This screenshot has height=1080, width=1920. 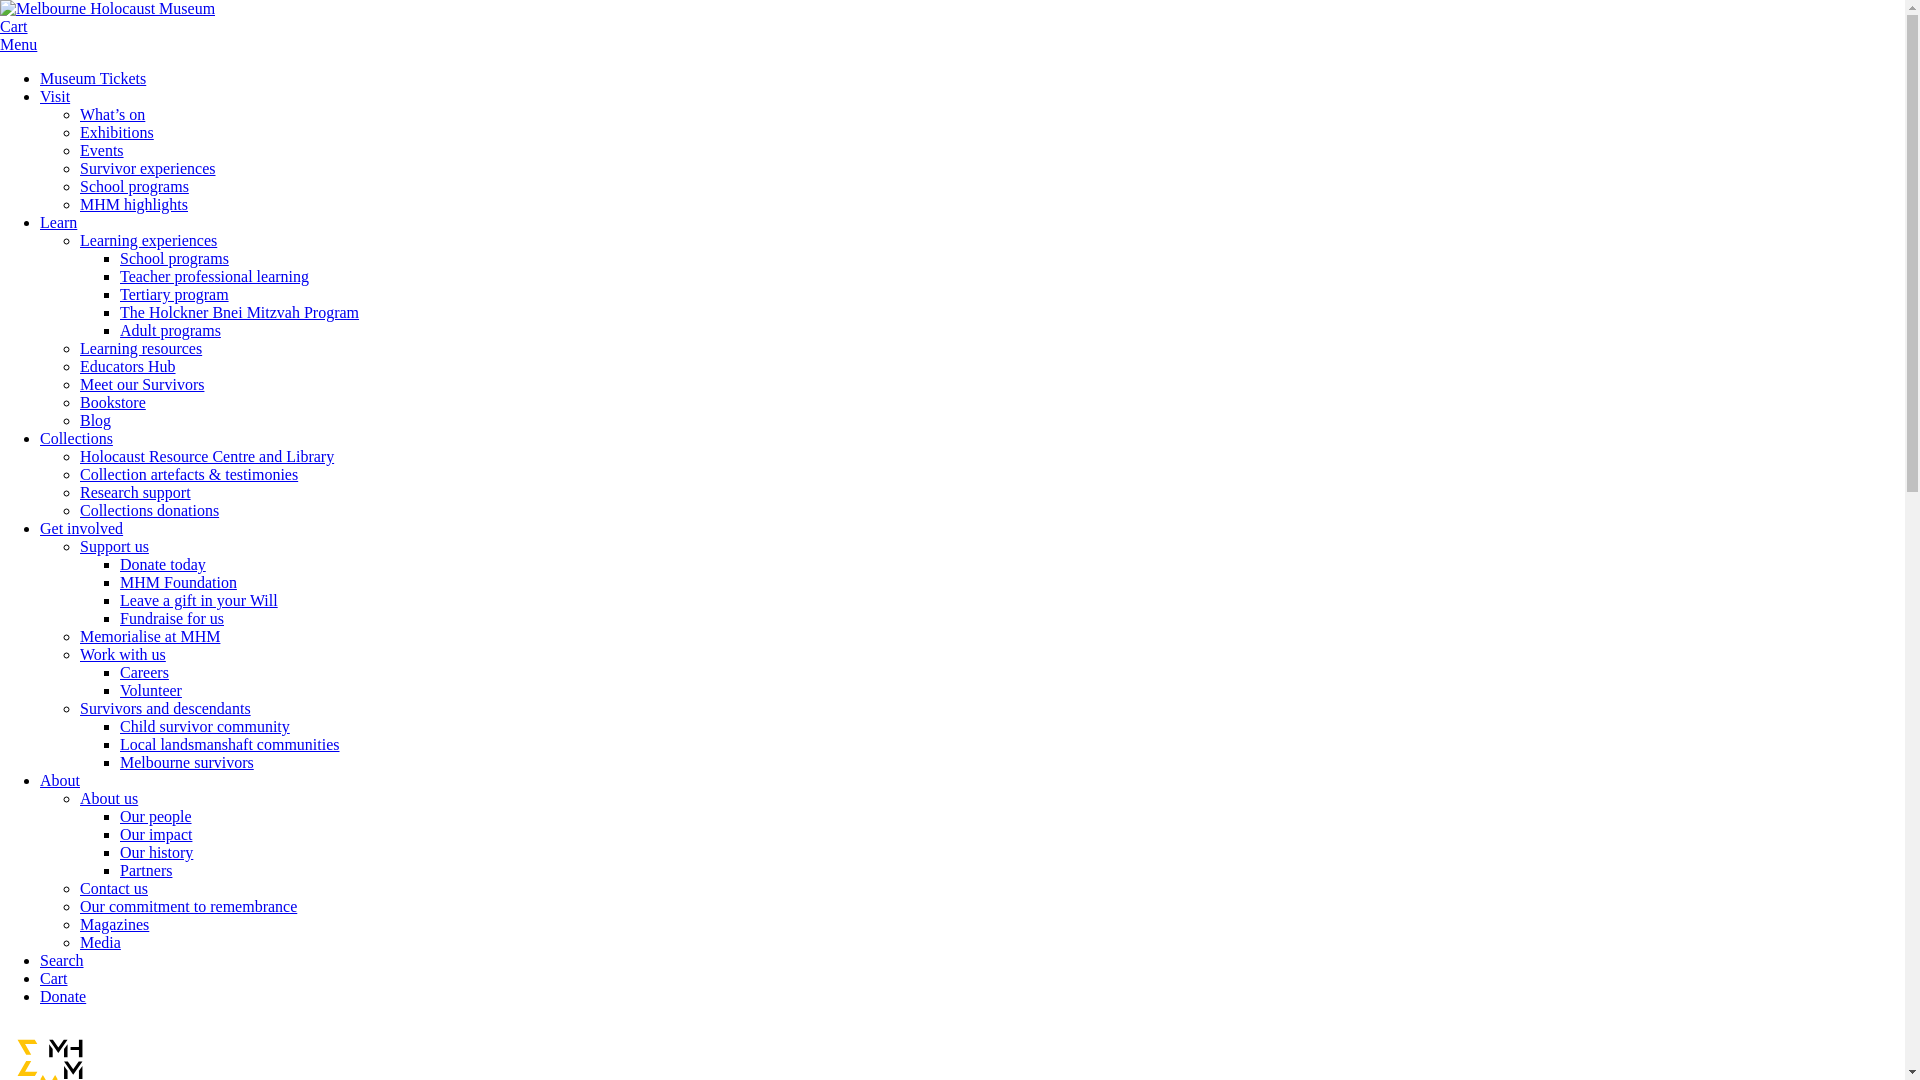 What do you see at coordinates (80, 167) in the screenshot?
I see `'Survivor experiences'` at bounding box center [80, 167].